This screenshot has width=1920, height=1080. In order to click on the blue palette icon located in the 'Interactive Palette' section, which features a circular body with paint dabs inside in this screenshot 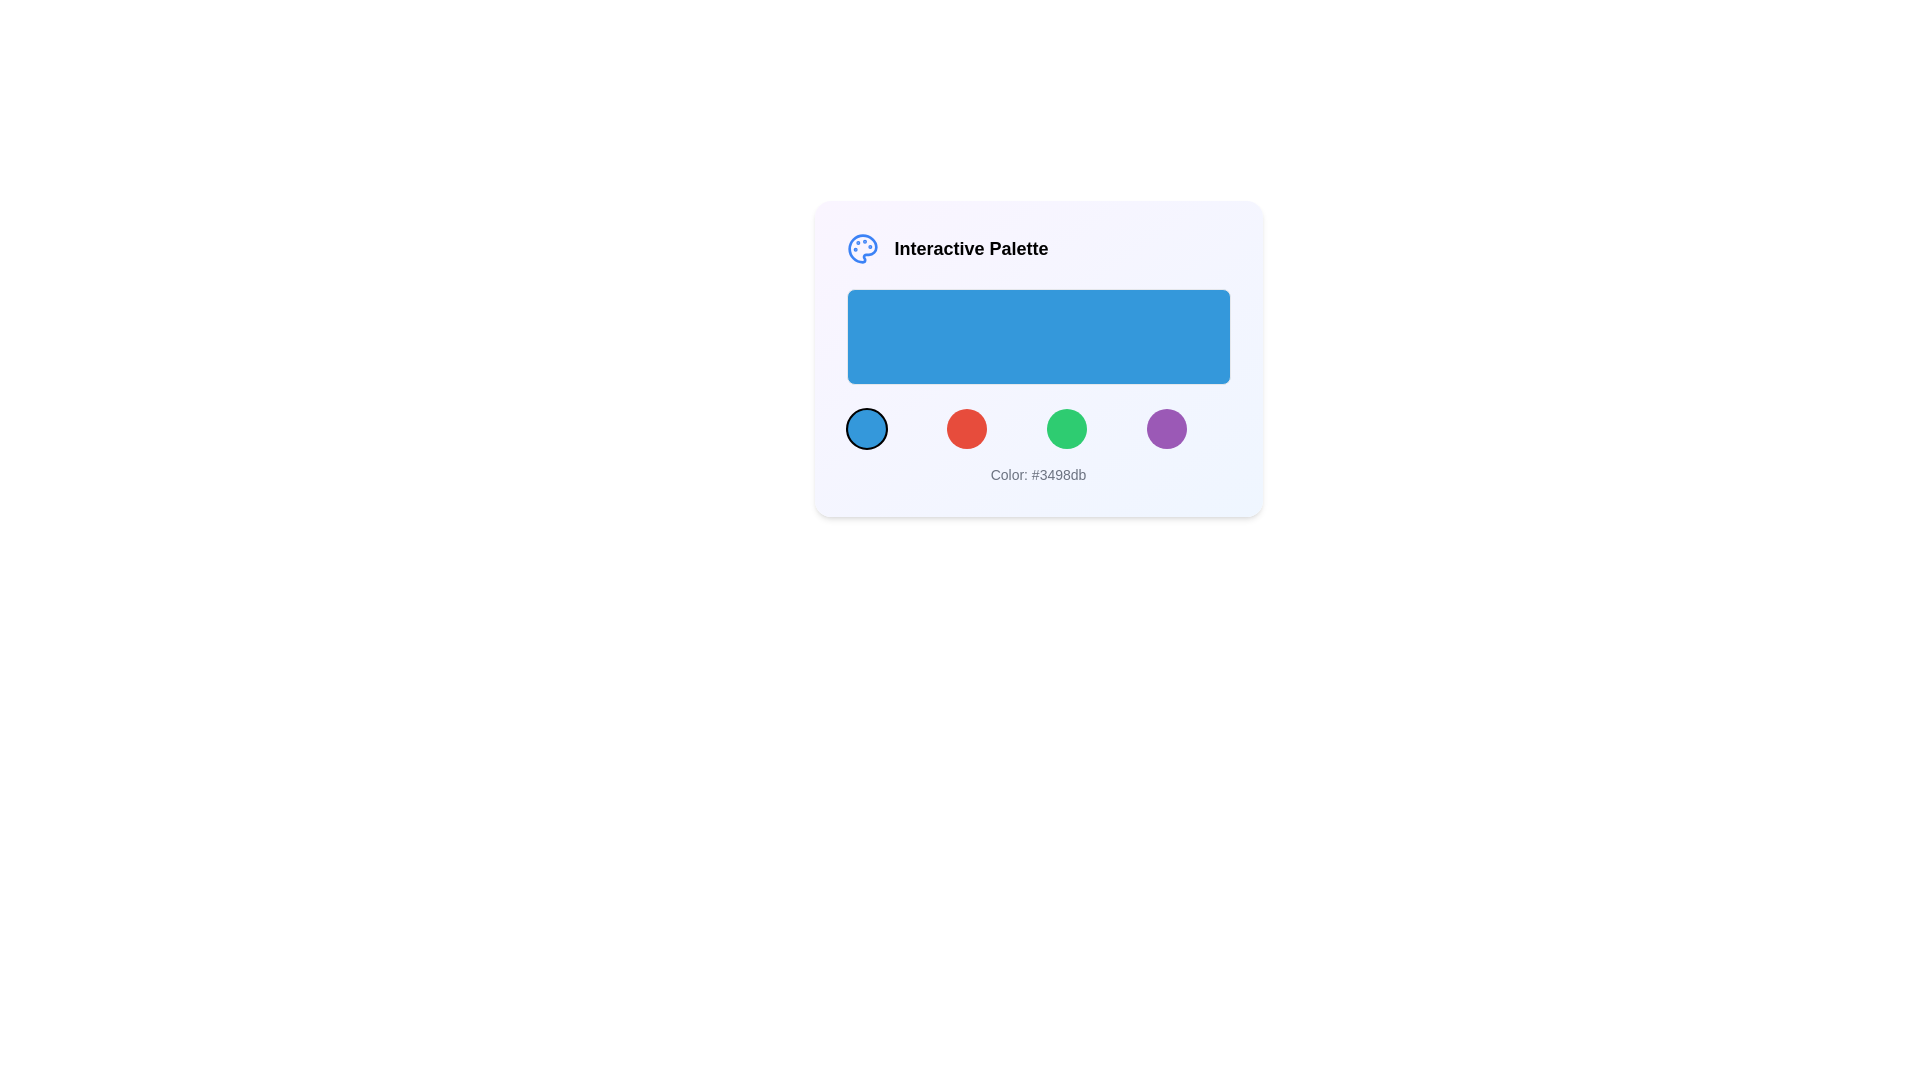, I will do `click(862, 248)`.